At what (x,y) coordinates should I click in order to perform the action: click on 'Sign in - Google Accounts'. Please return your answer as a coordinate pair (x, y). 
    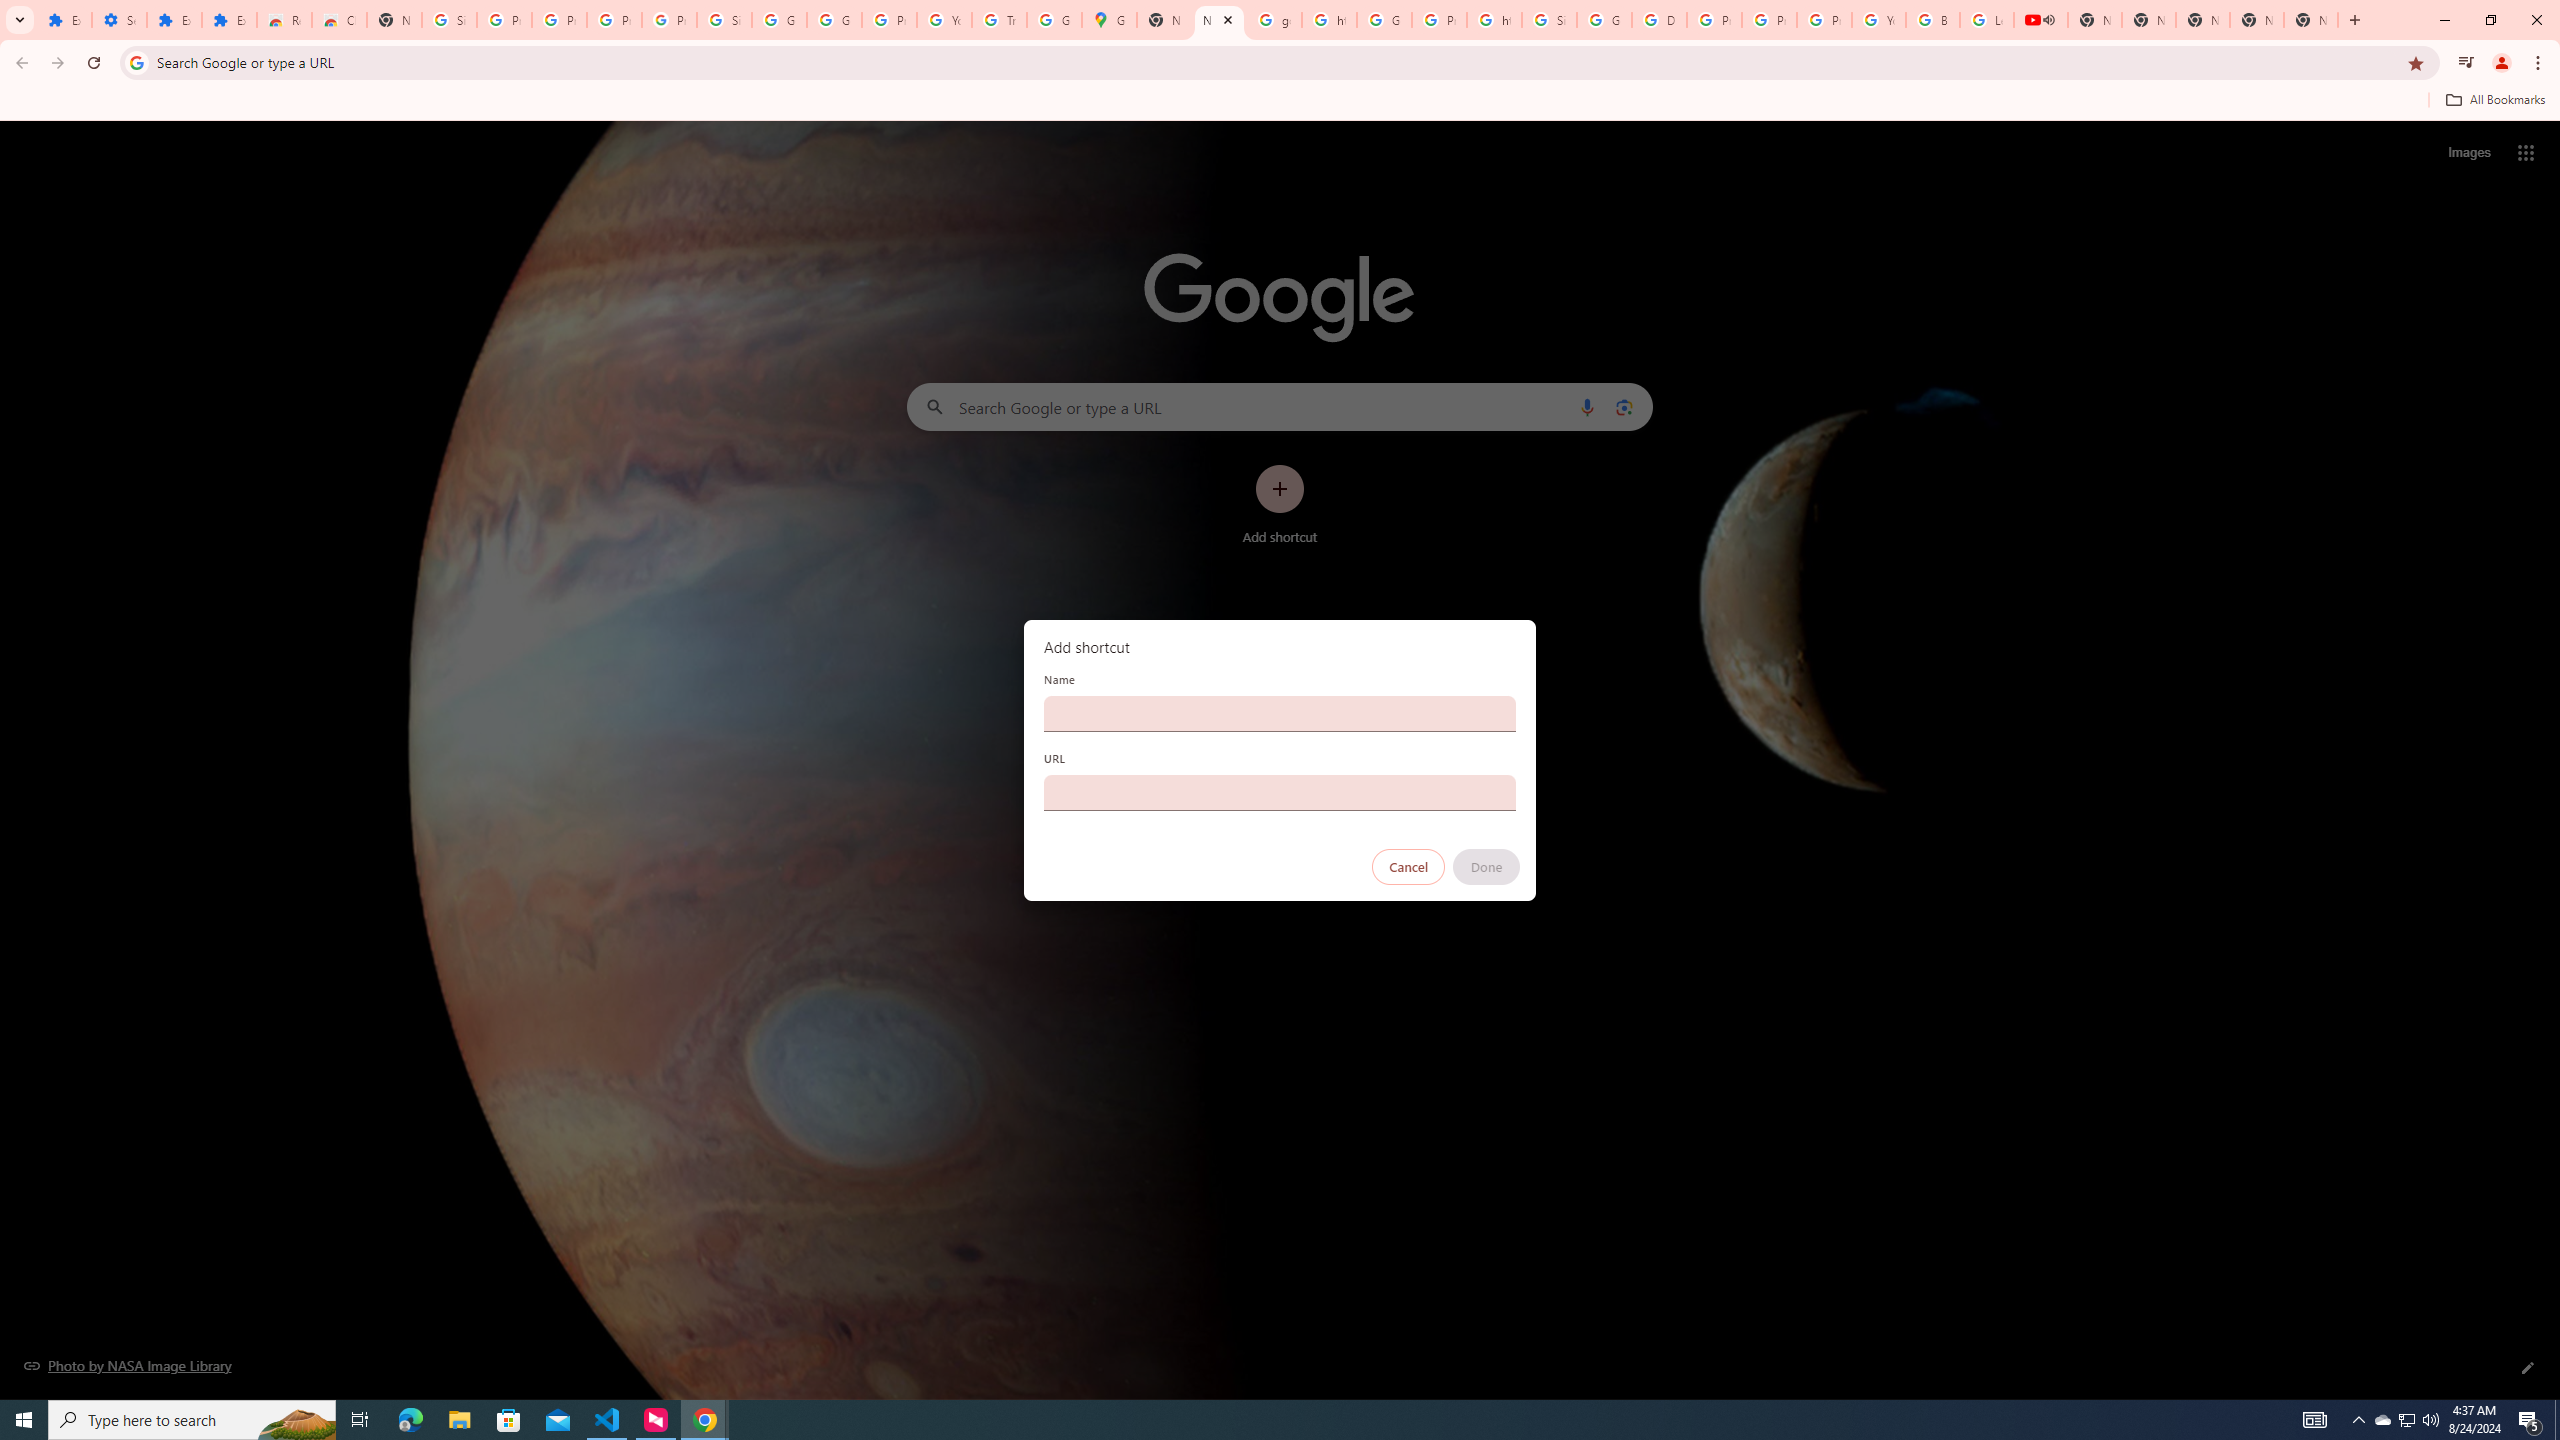
    Looking at the image, I should click on (448, 19).